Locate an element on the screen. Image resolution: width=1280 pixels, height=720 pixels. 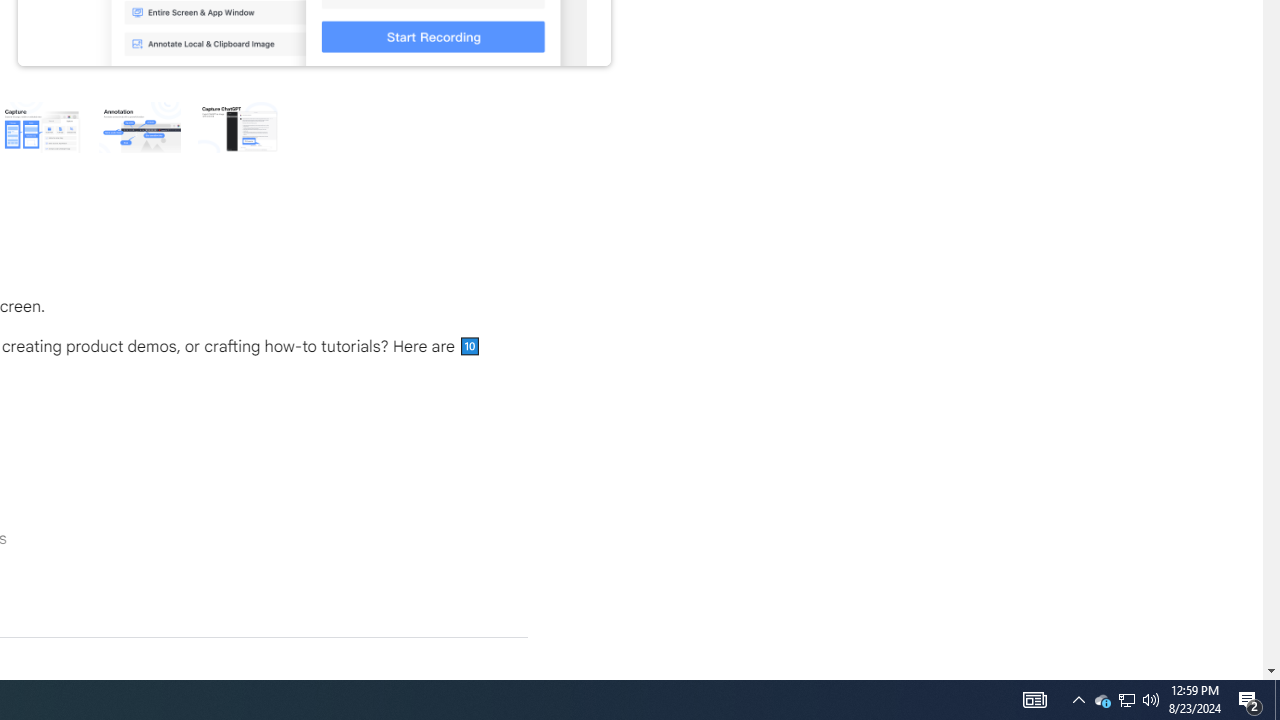
'Show desktop' is located at coordinates (1250, 698).